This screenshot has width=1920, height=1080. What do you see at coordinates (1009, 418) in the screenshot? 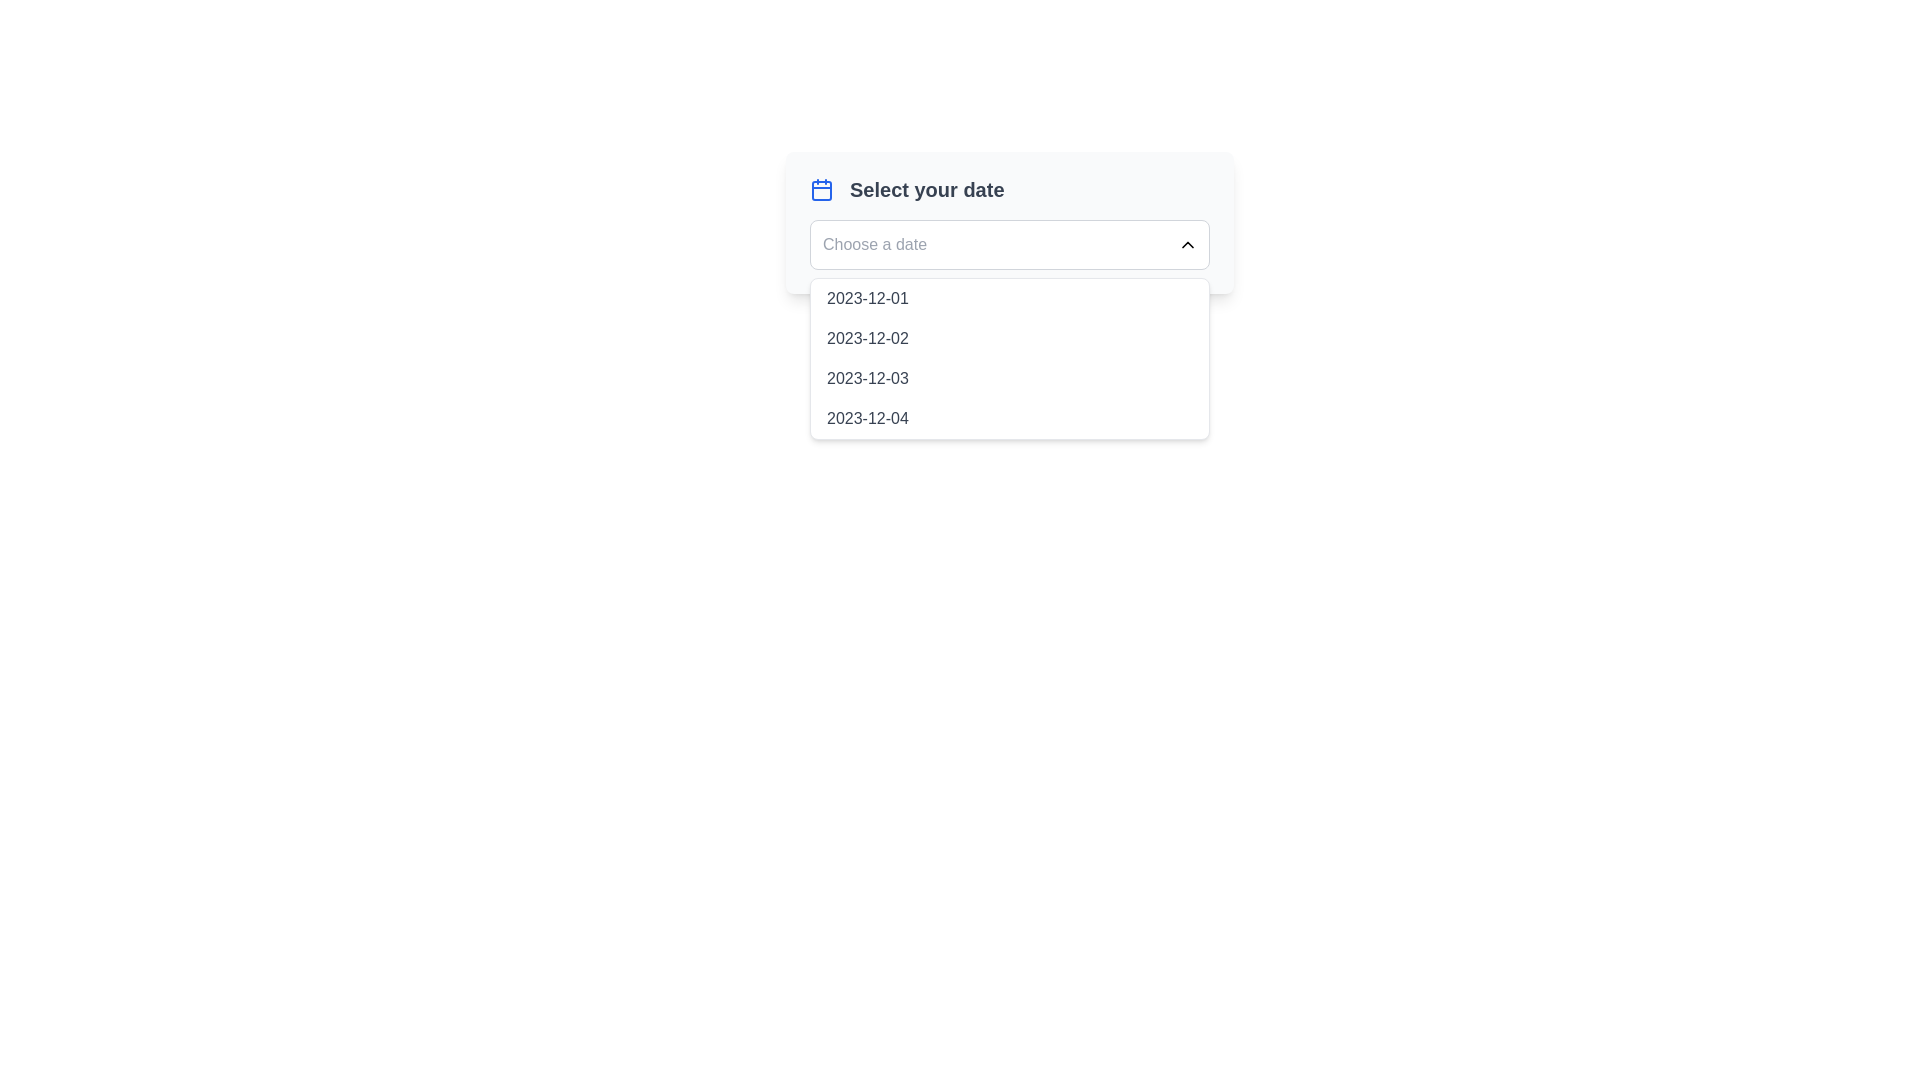
I see `the dropdown menu item for the date '2023-12-04'` at bounding box center [1009, 418].